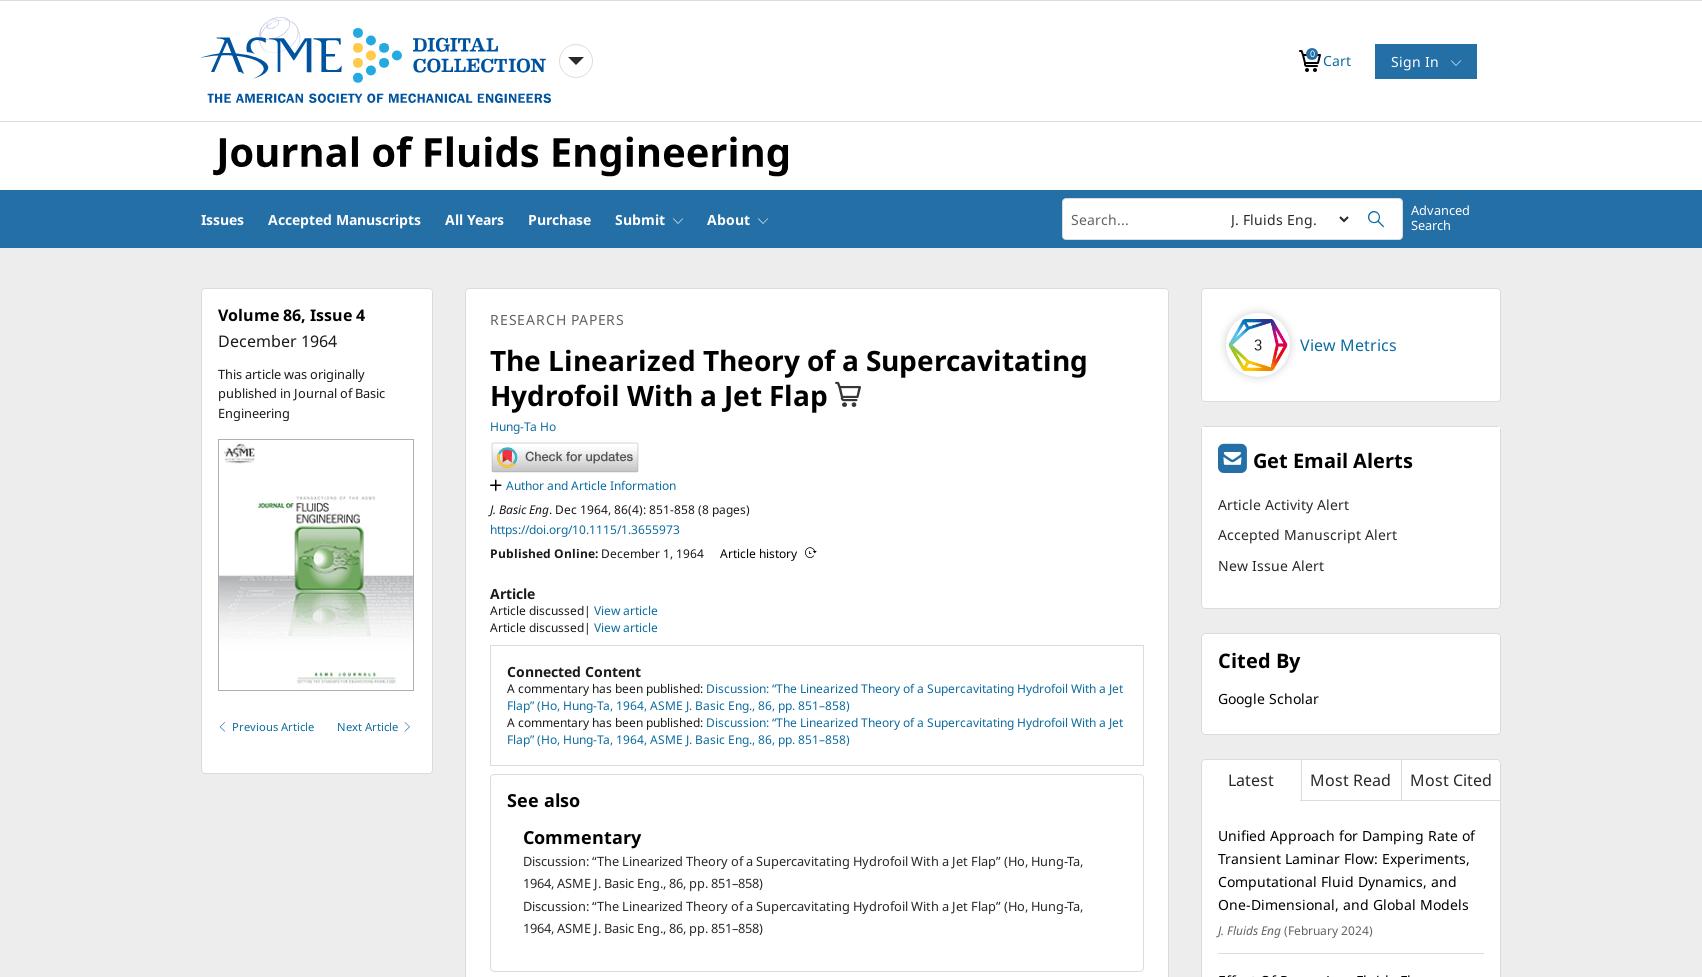  What do you see at coordinates (649, 507) in the screenshot?
I see `'. Dec 1964, 86(4): 851-858 (8 pages)'` at bounding box center [649, 507].